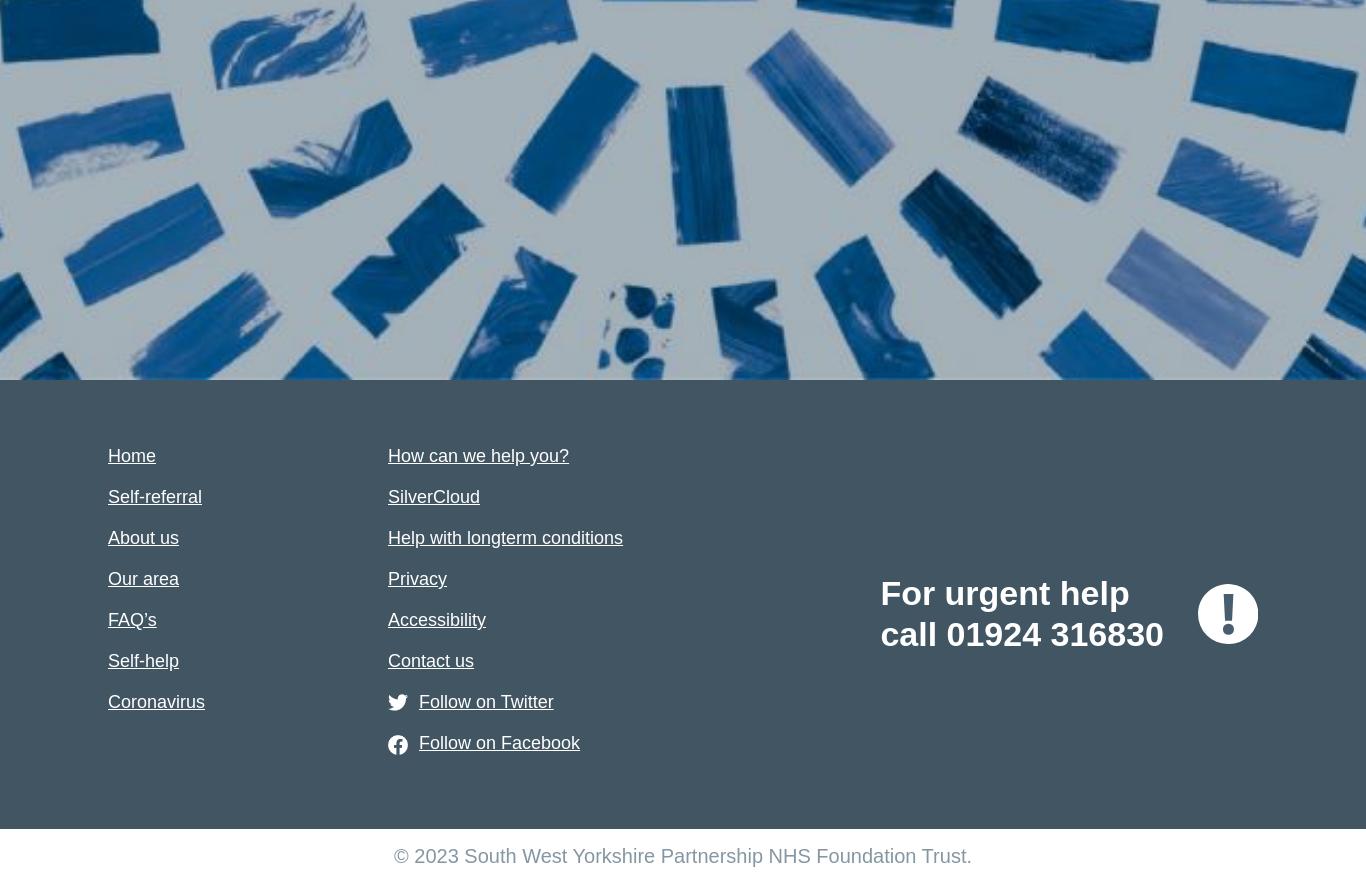  What do you see at coordinates (417, 741) in the screenshot?
I see `'Follow on Facebook'` at bounding box center [417, 741].